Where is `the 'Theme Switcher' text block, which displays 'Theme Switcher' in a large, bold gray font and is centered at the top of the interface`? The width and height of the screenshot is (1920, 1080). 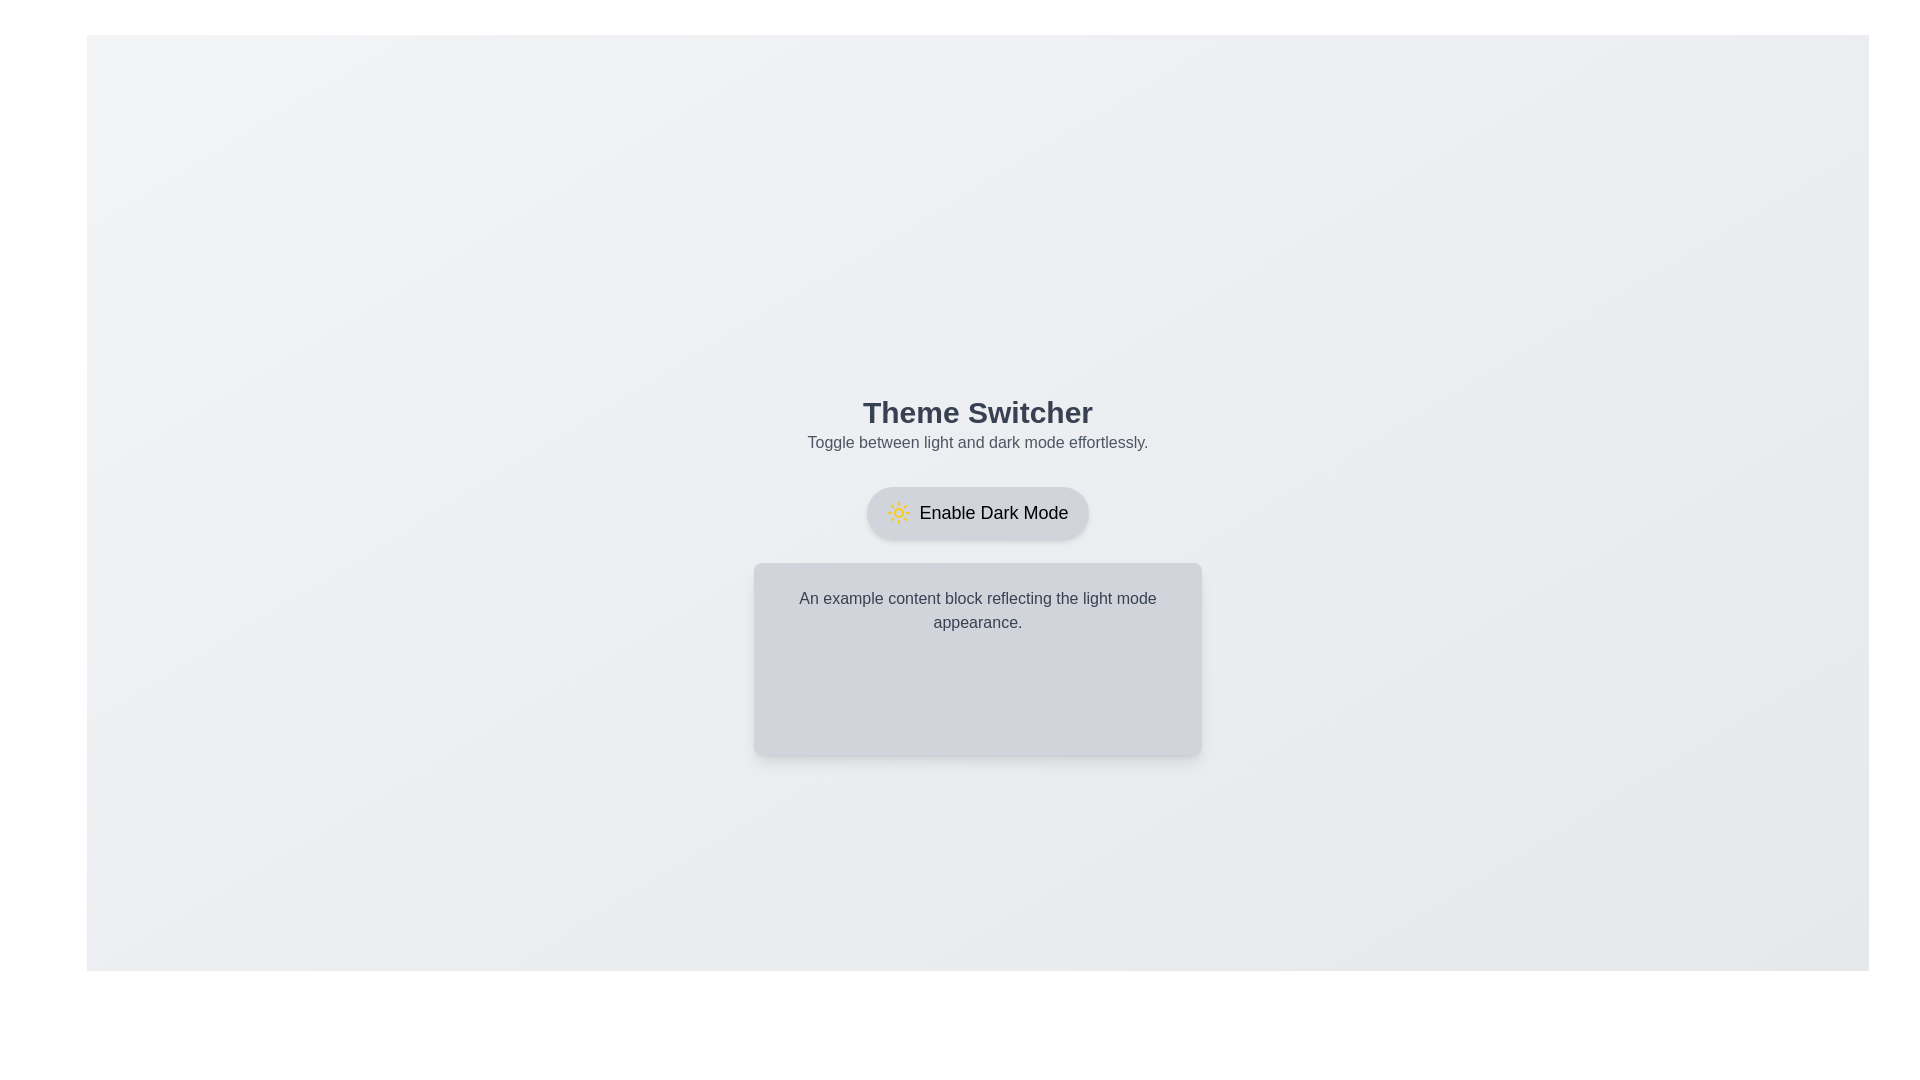 the 'Theme Switcher' text block, which displays 'Theme Switcher' in a large, bold gray font and is centered at the top of the interface is located at coordinates (978, 423).